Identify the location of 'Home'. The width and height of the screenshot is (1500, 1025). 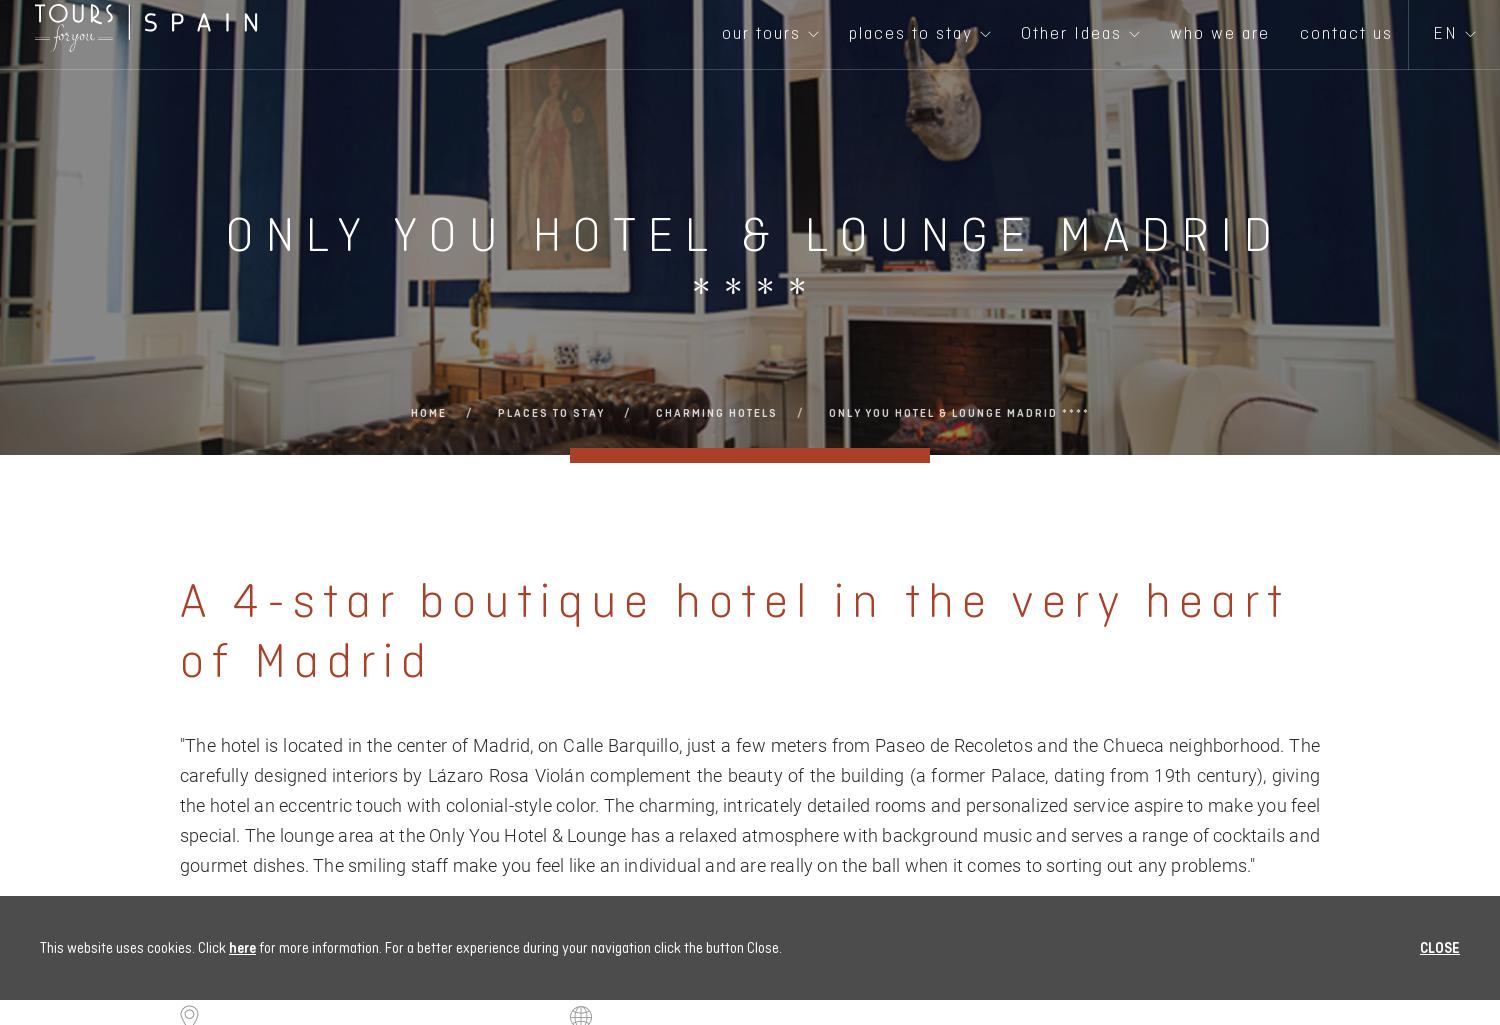
(427, 412).